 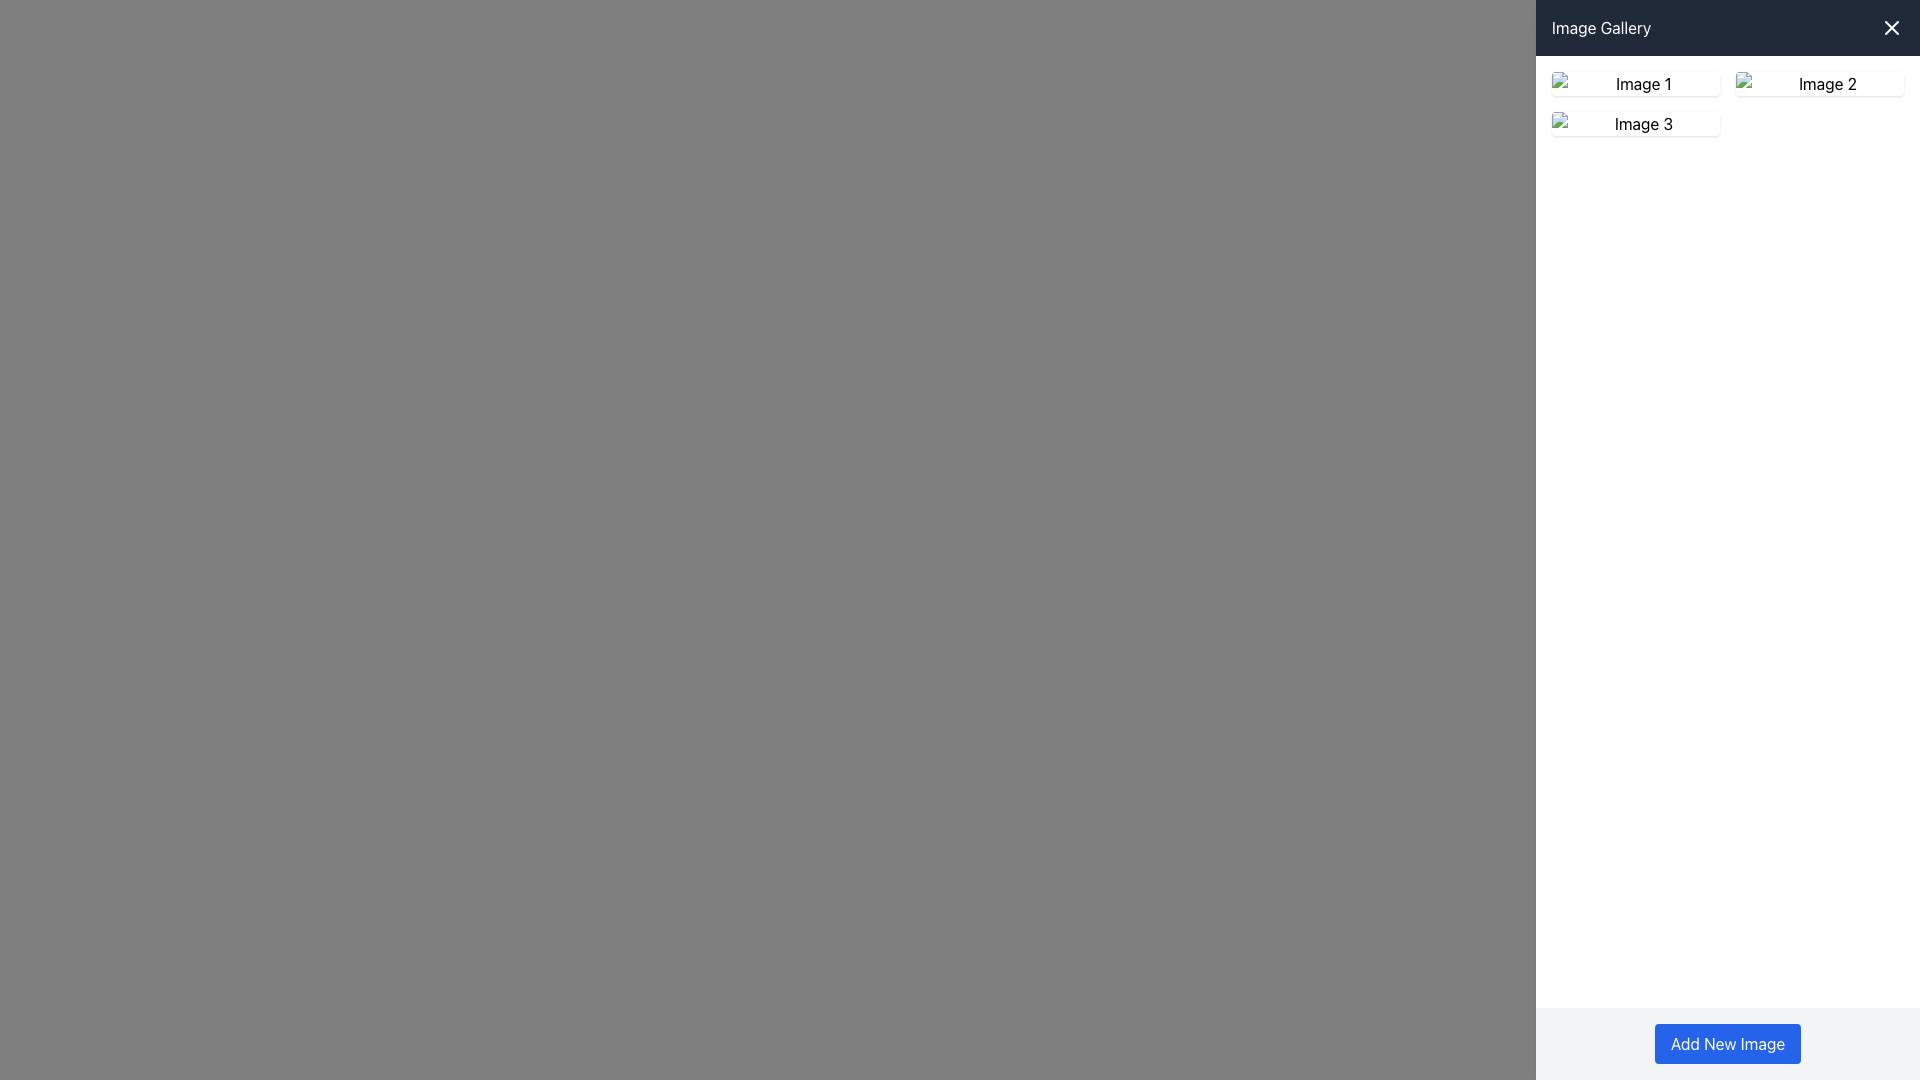 I want to click on the pen icon within the SVG graphic, so click(x=1822, y=80).